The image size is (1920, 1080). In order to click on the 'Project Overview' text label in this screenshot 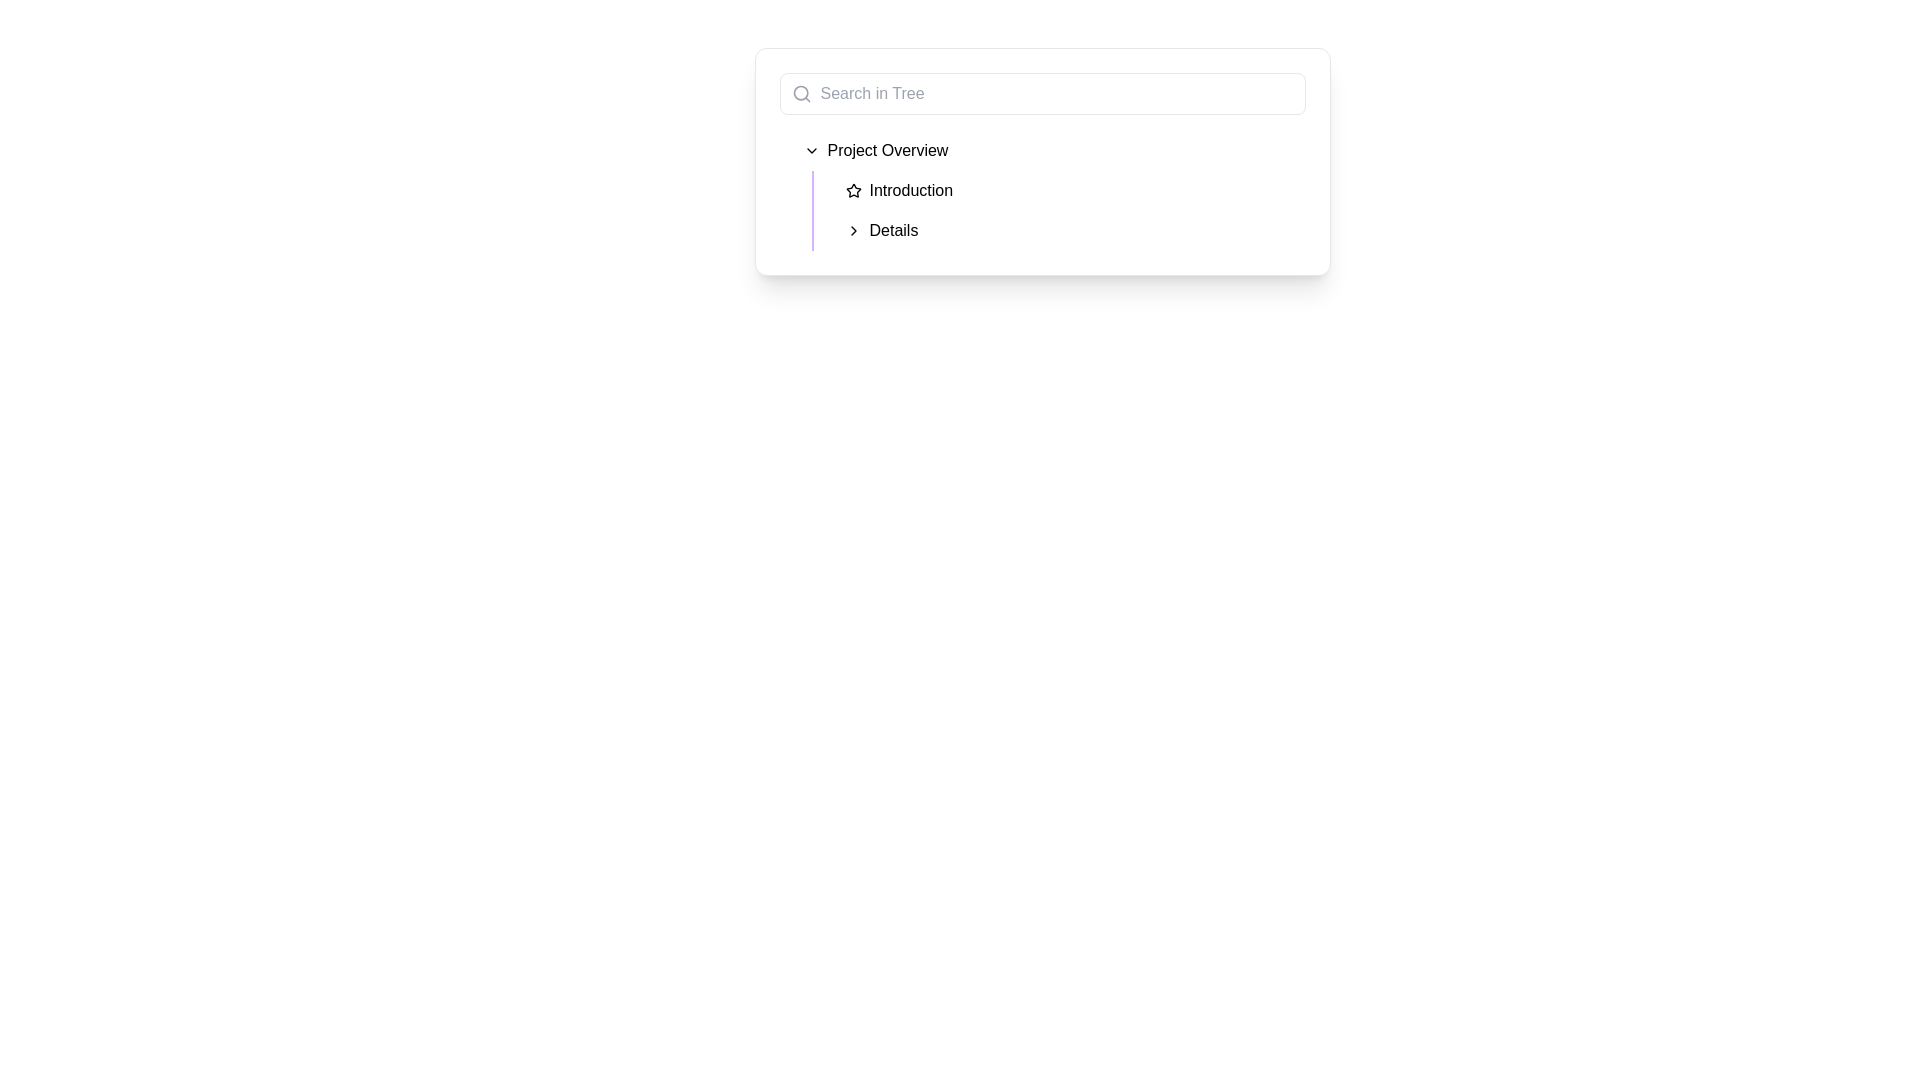, I will do `click(887, 149)`.